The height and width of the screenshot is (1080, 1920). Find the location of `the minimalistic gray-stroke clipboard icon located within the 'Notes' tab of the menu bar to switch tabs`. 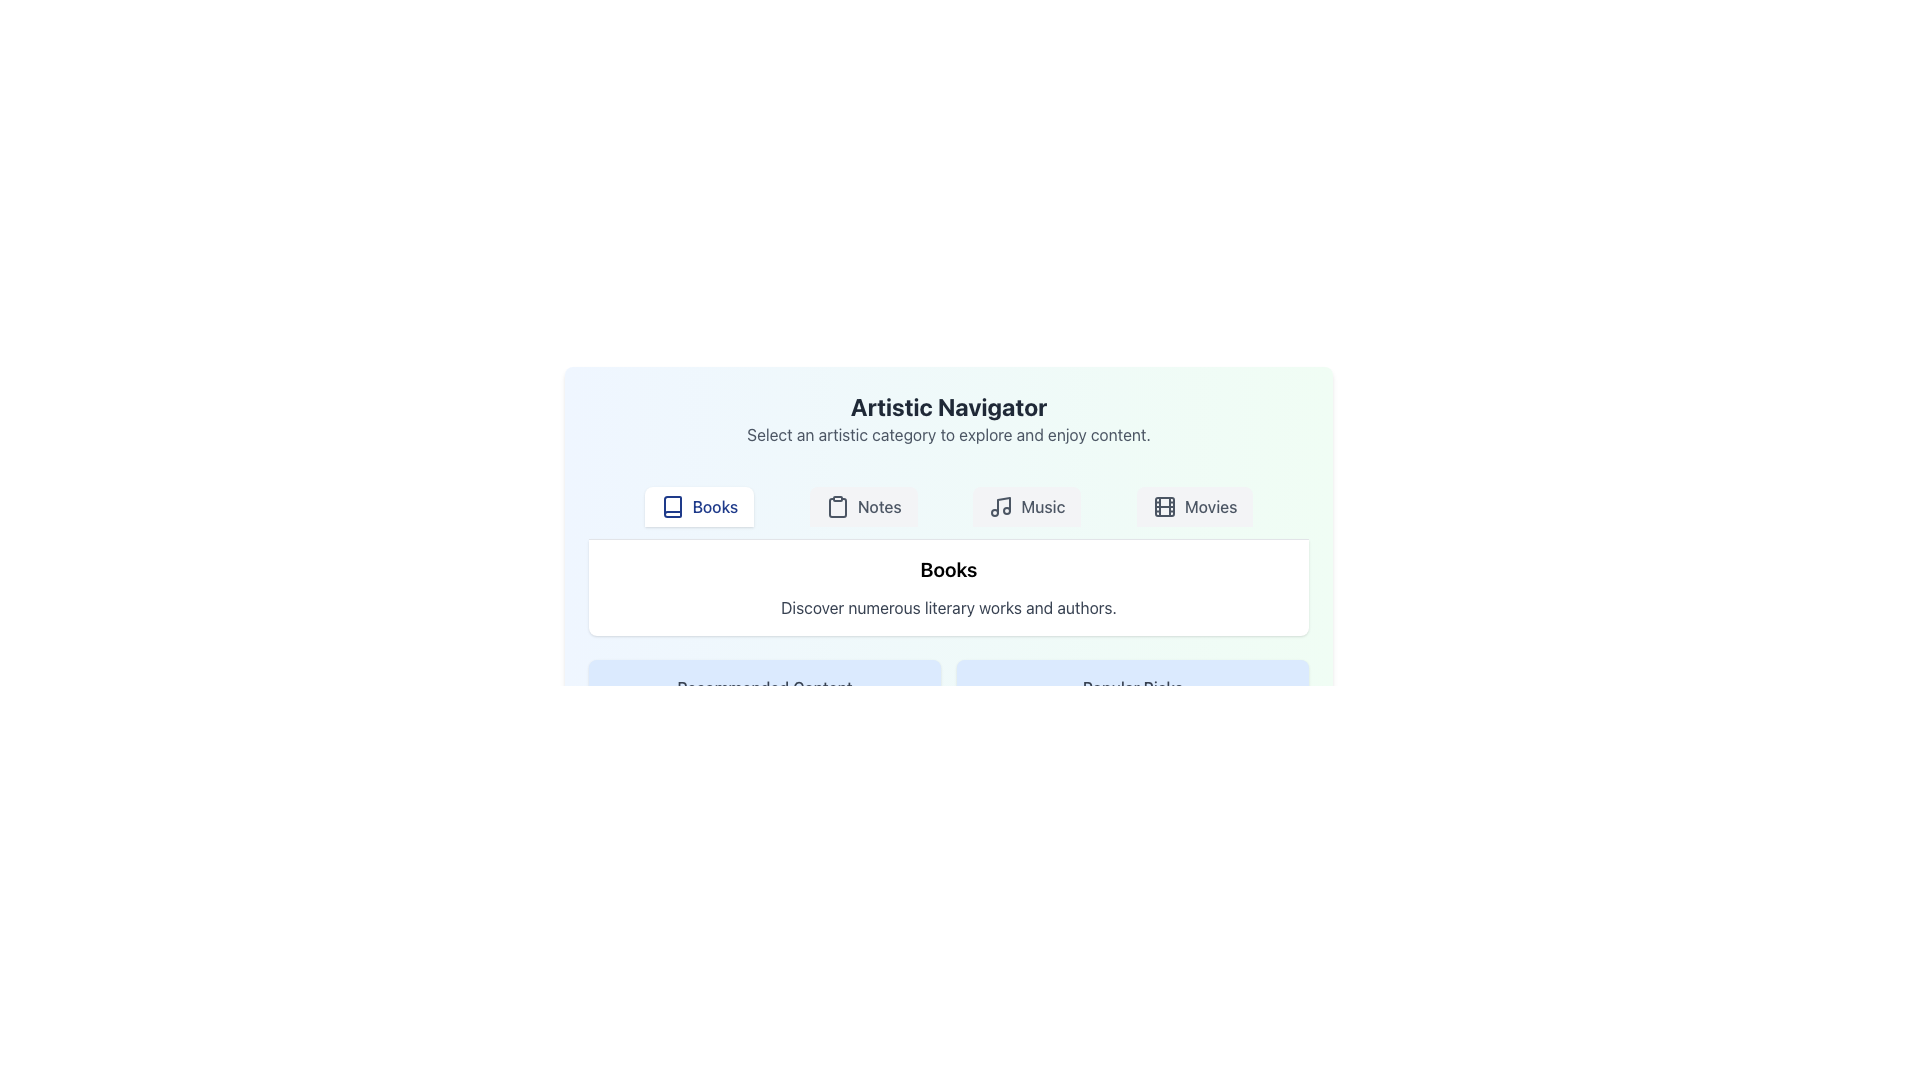

the minimalistic gray-stroke clipboard icon located within the 'Notes' tab of the menu bar to switch tabs is located at coordinates (837, 505).